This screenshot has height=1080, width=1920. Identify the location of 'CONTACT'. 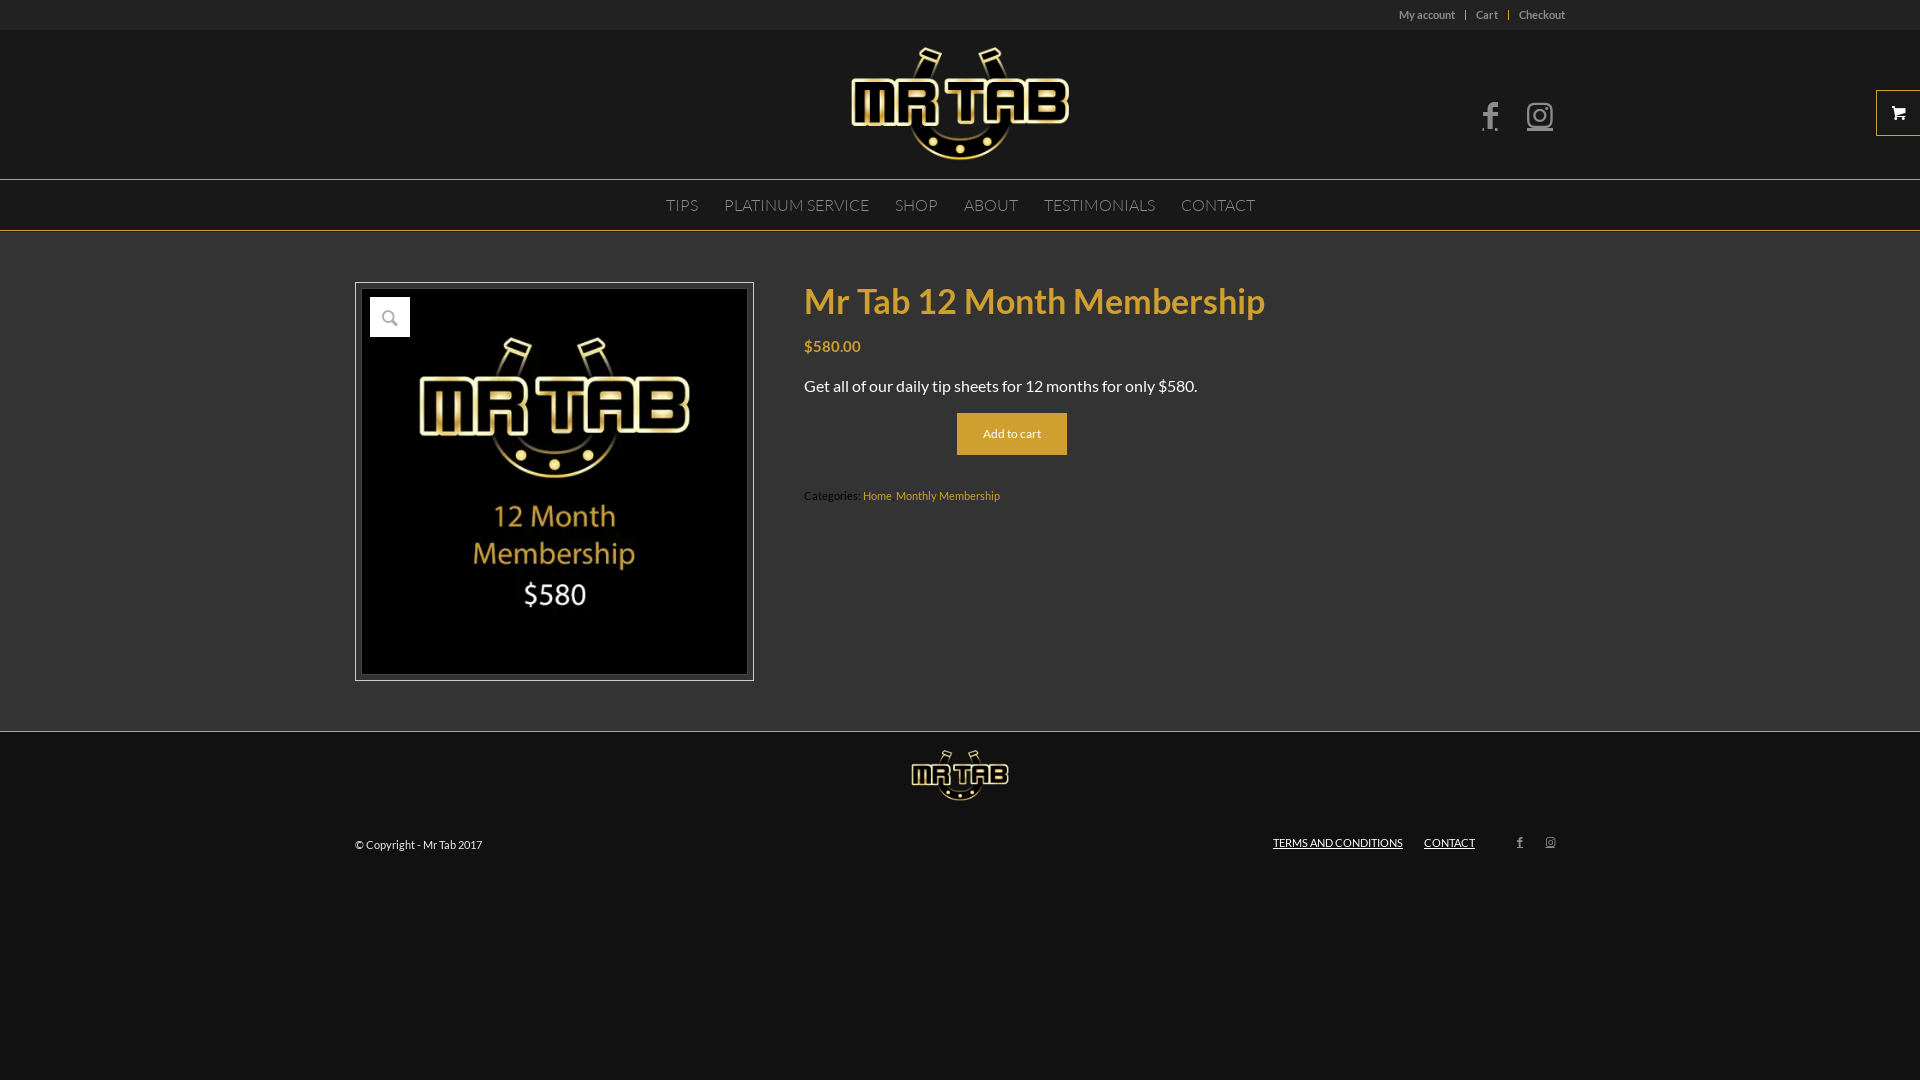
(1449, 842).